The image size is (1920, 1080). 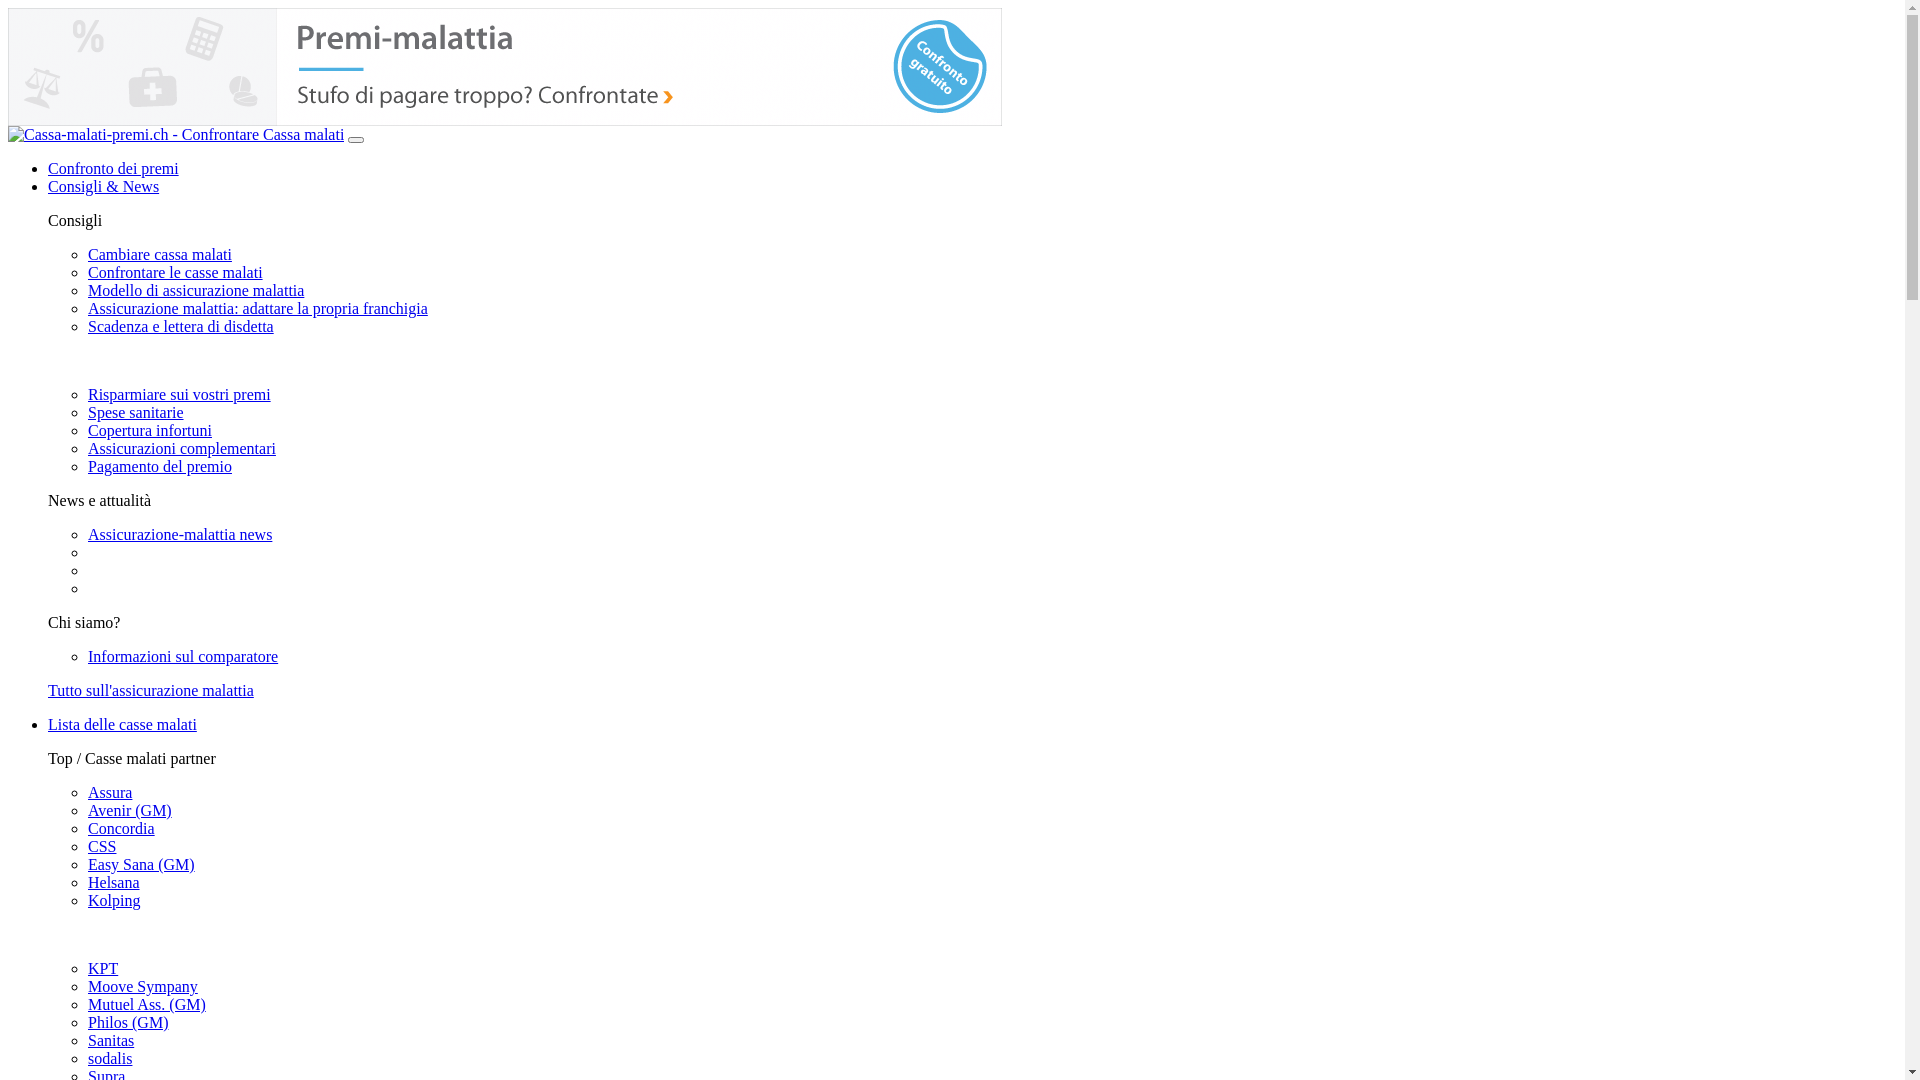 What do you see at coordinates (196, 290) in the screenshot?
I see `'Modello di assicurazione malattia'` at bounding box center [196, 290].